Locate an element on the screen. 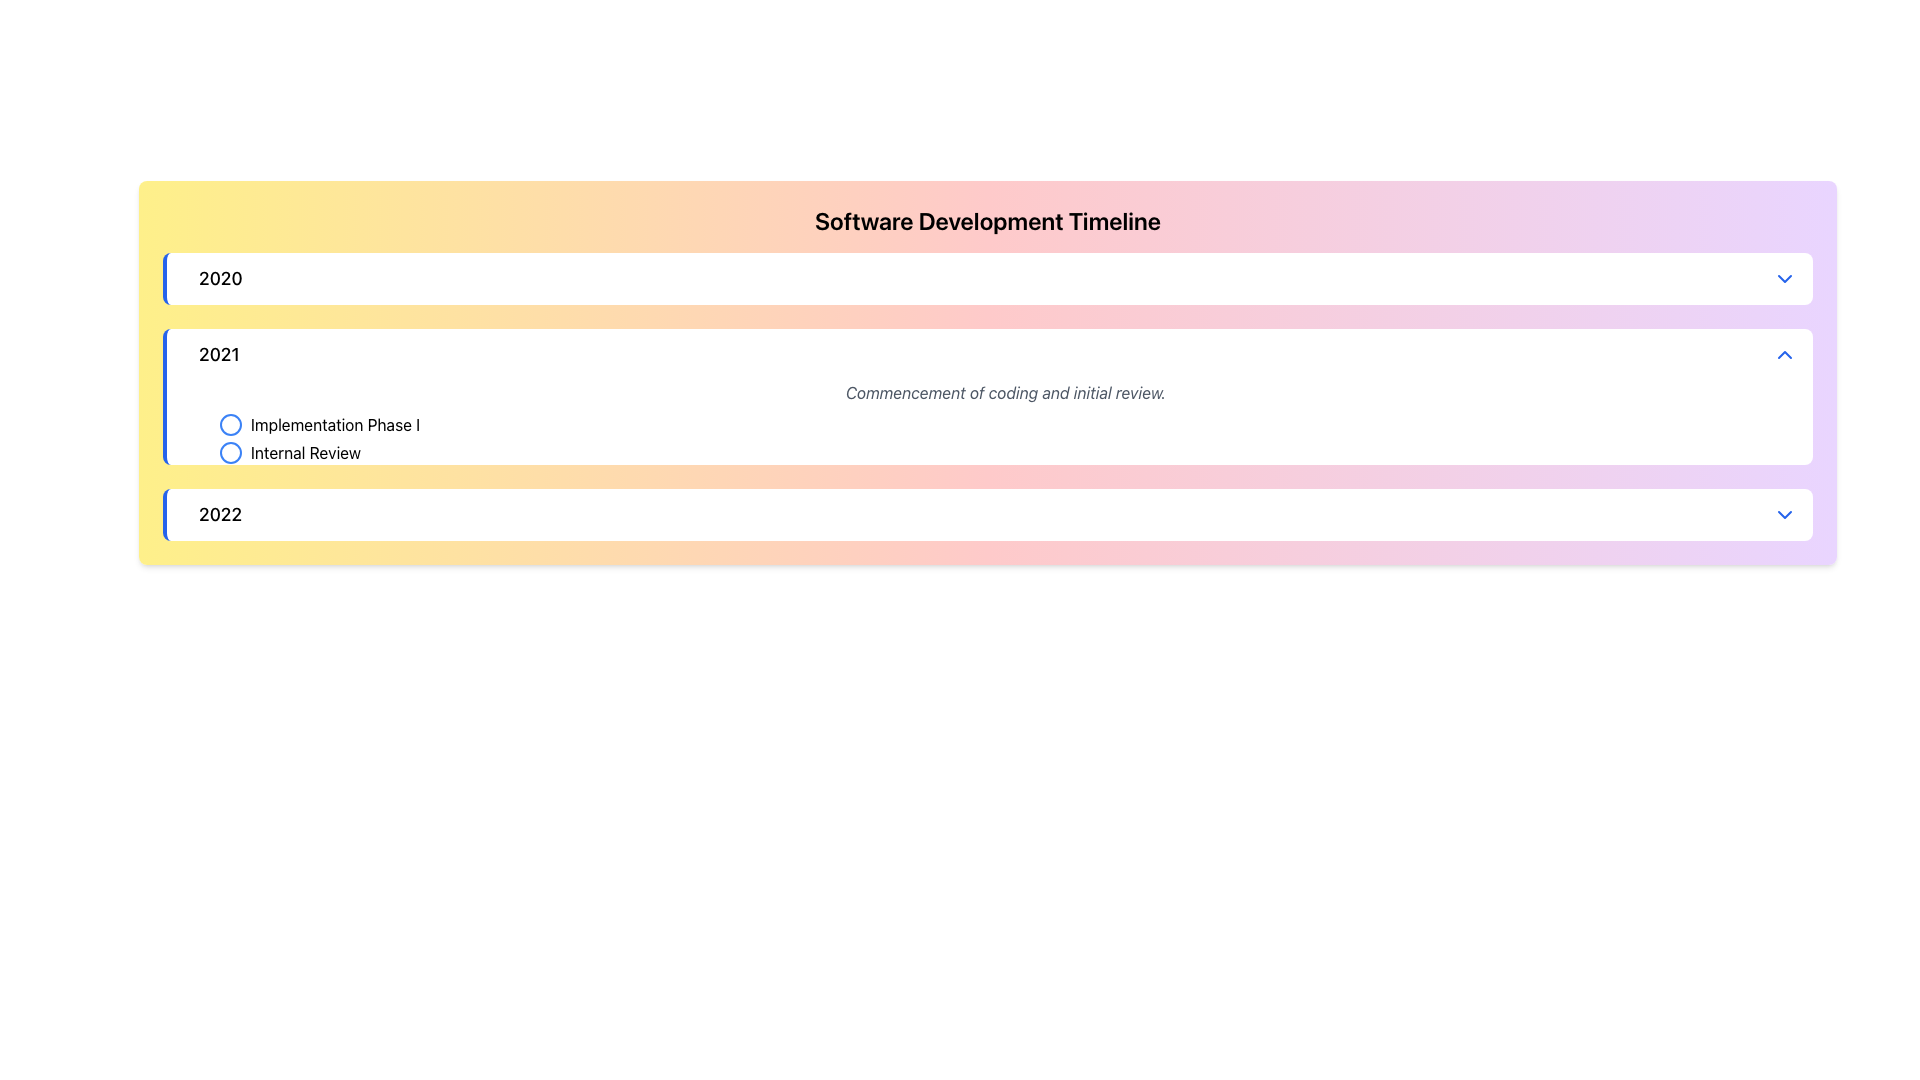 The height and width of the screenshot is (1080, 1920). the blue downward-facing chevron icon located at the rightmost edge of the '2022' section is located at coordinates (1785, 514).